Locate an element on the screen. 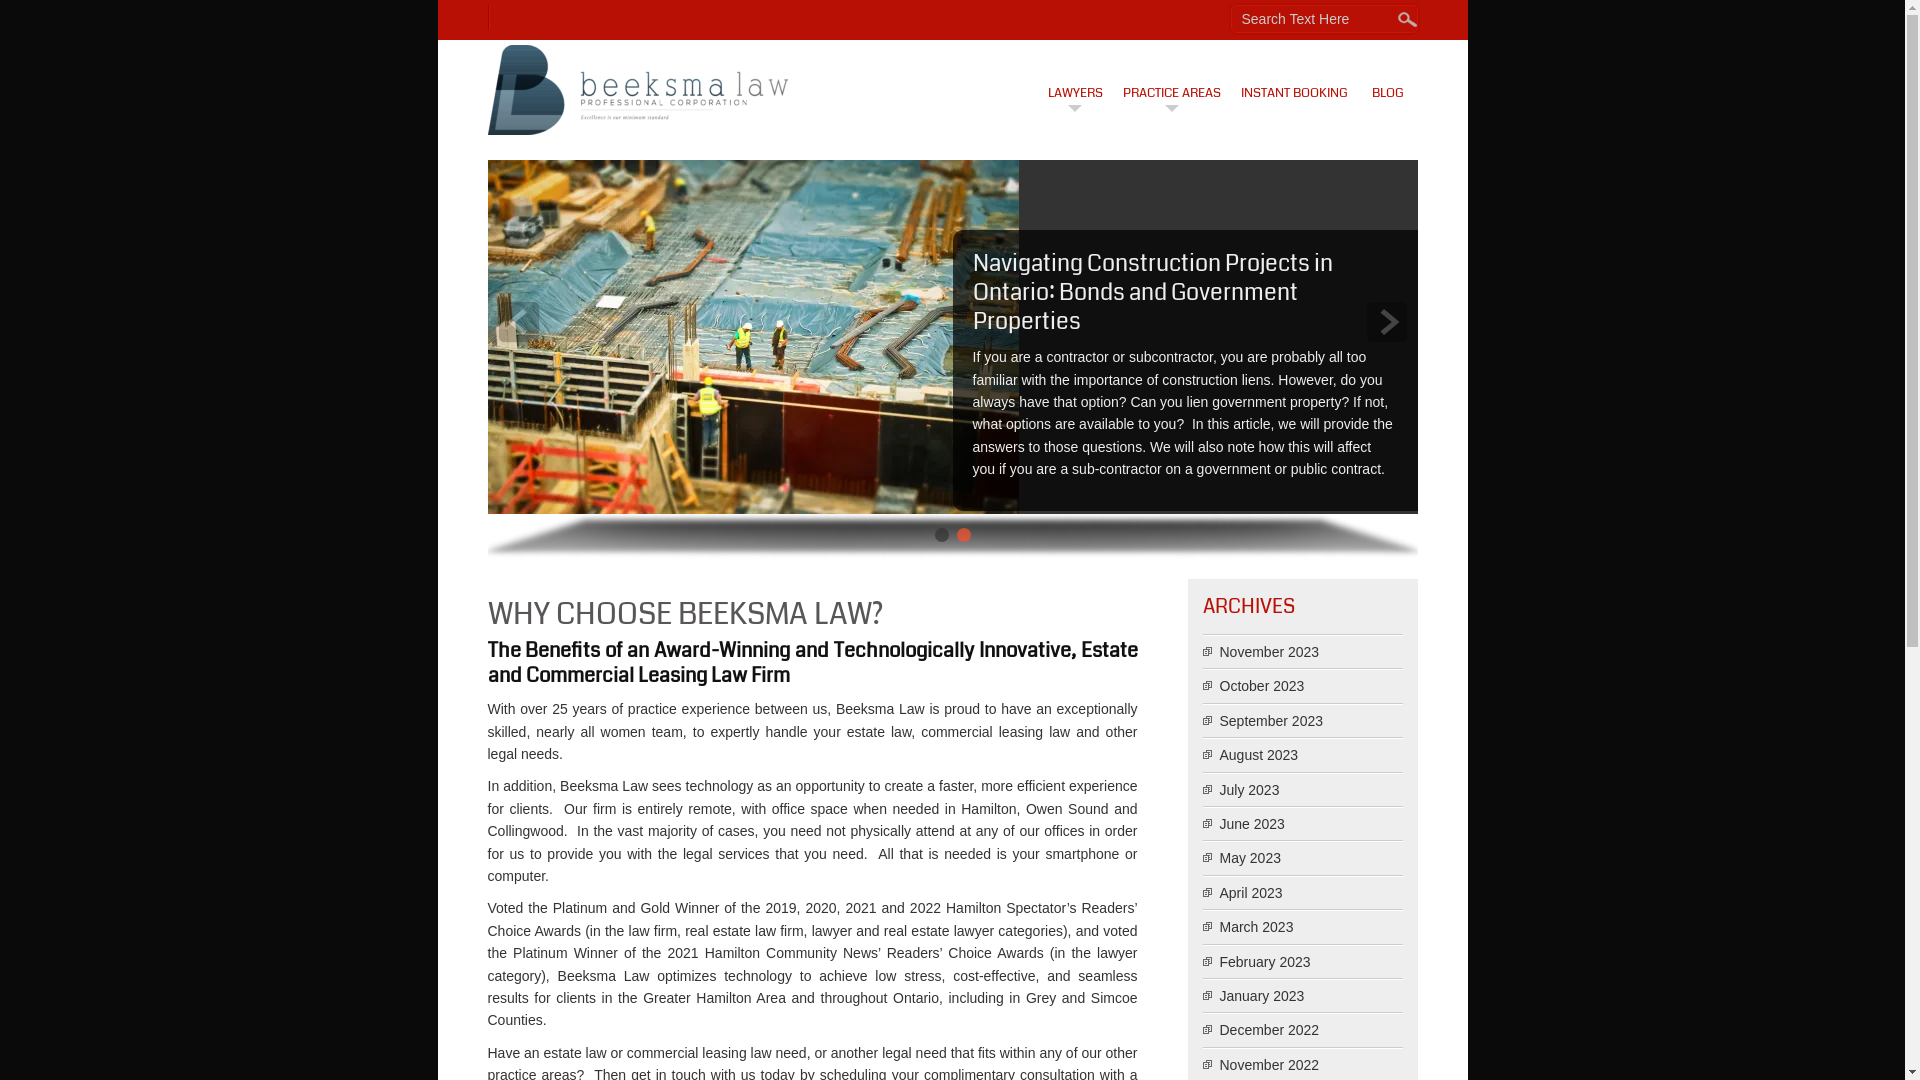 This screenshot has width=1920, height=1080. '1' is located at coordinates (939, 534).